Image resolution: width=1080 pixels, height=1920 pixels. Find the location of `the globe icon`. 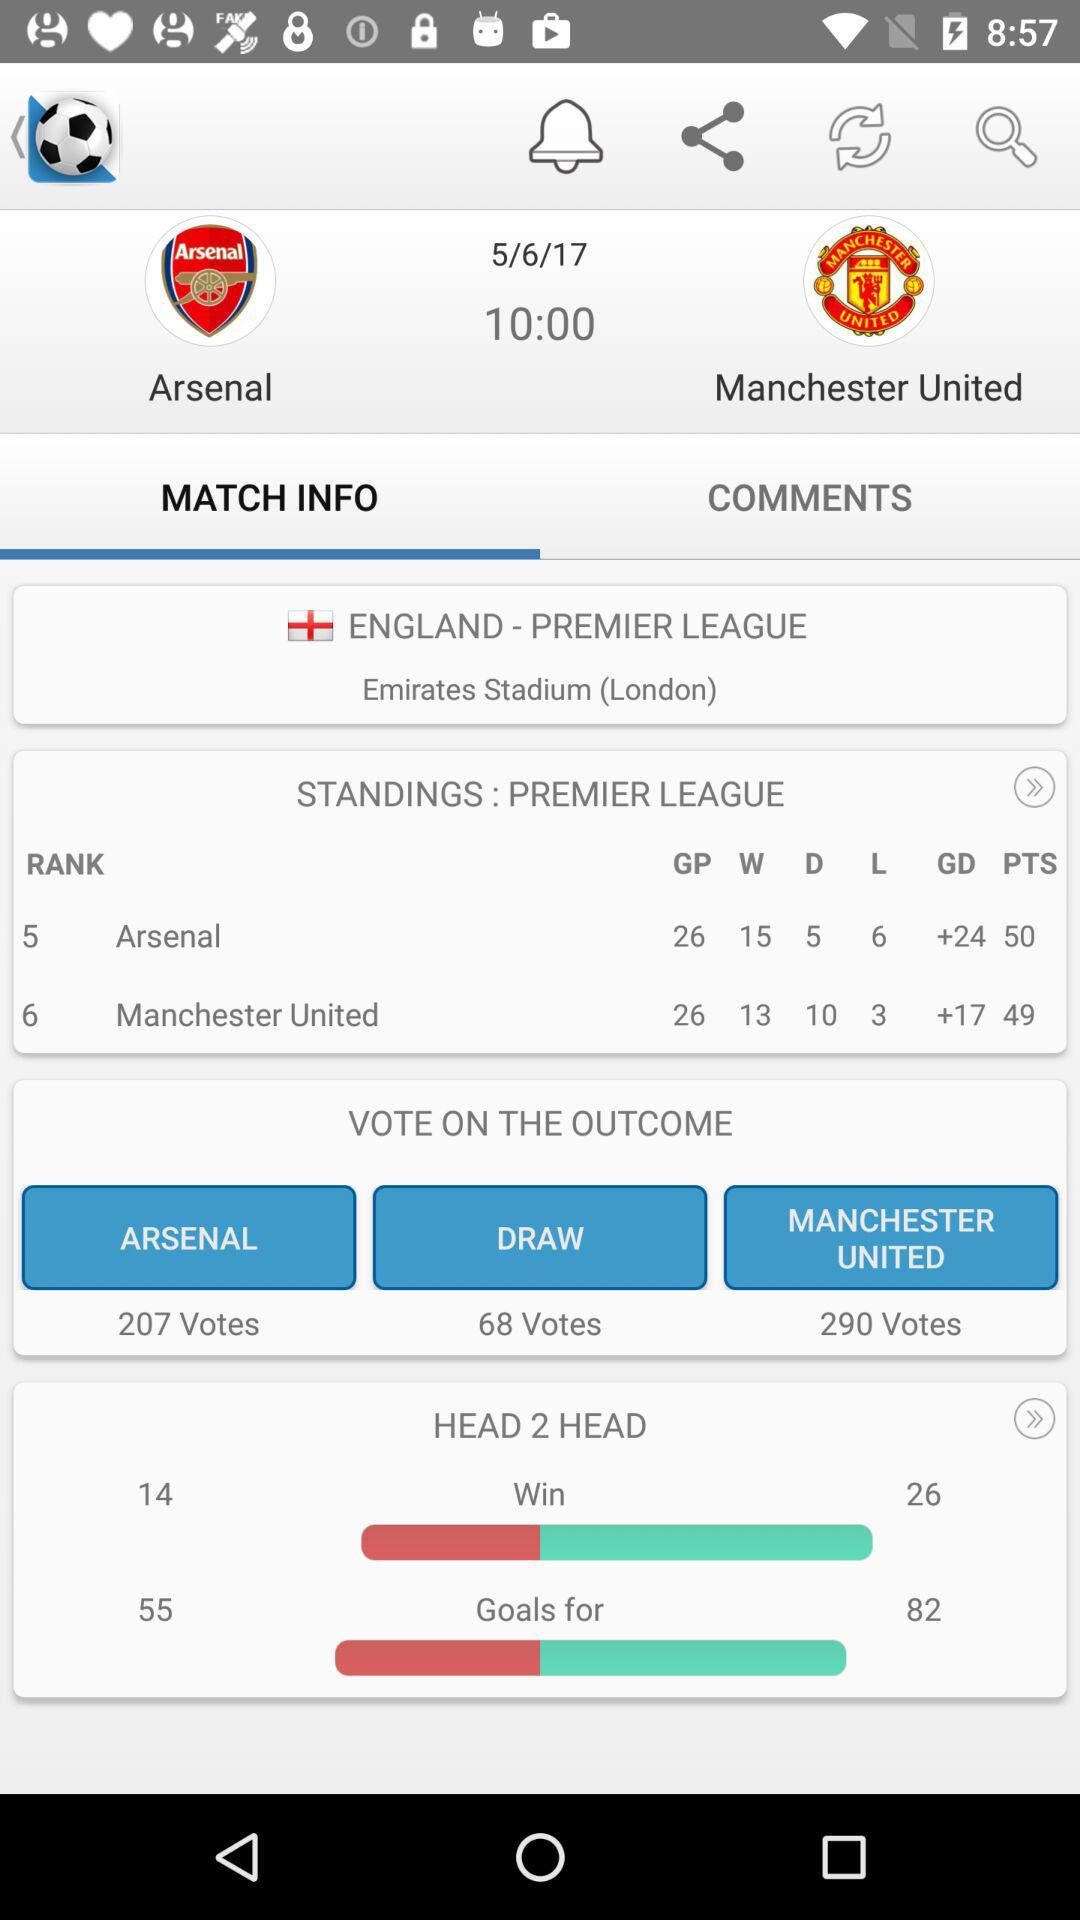

the globe icon is located at coordinates (867, 279).